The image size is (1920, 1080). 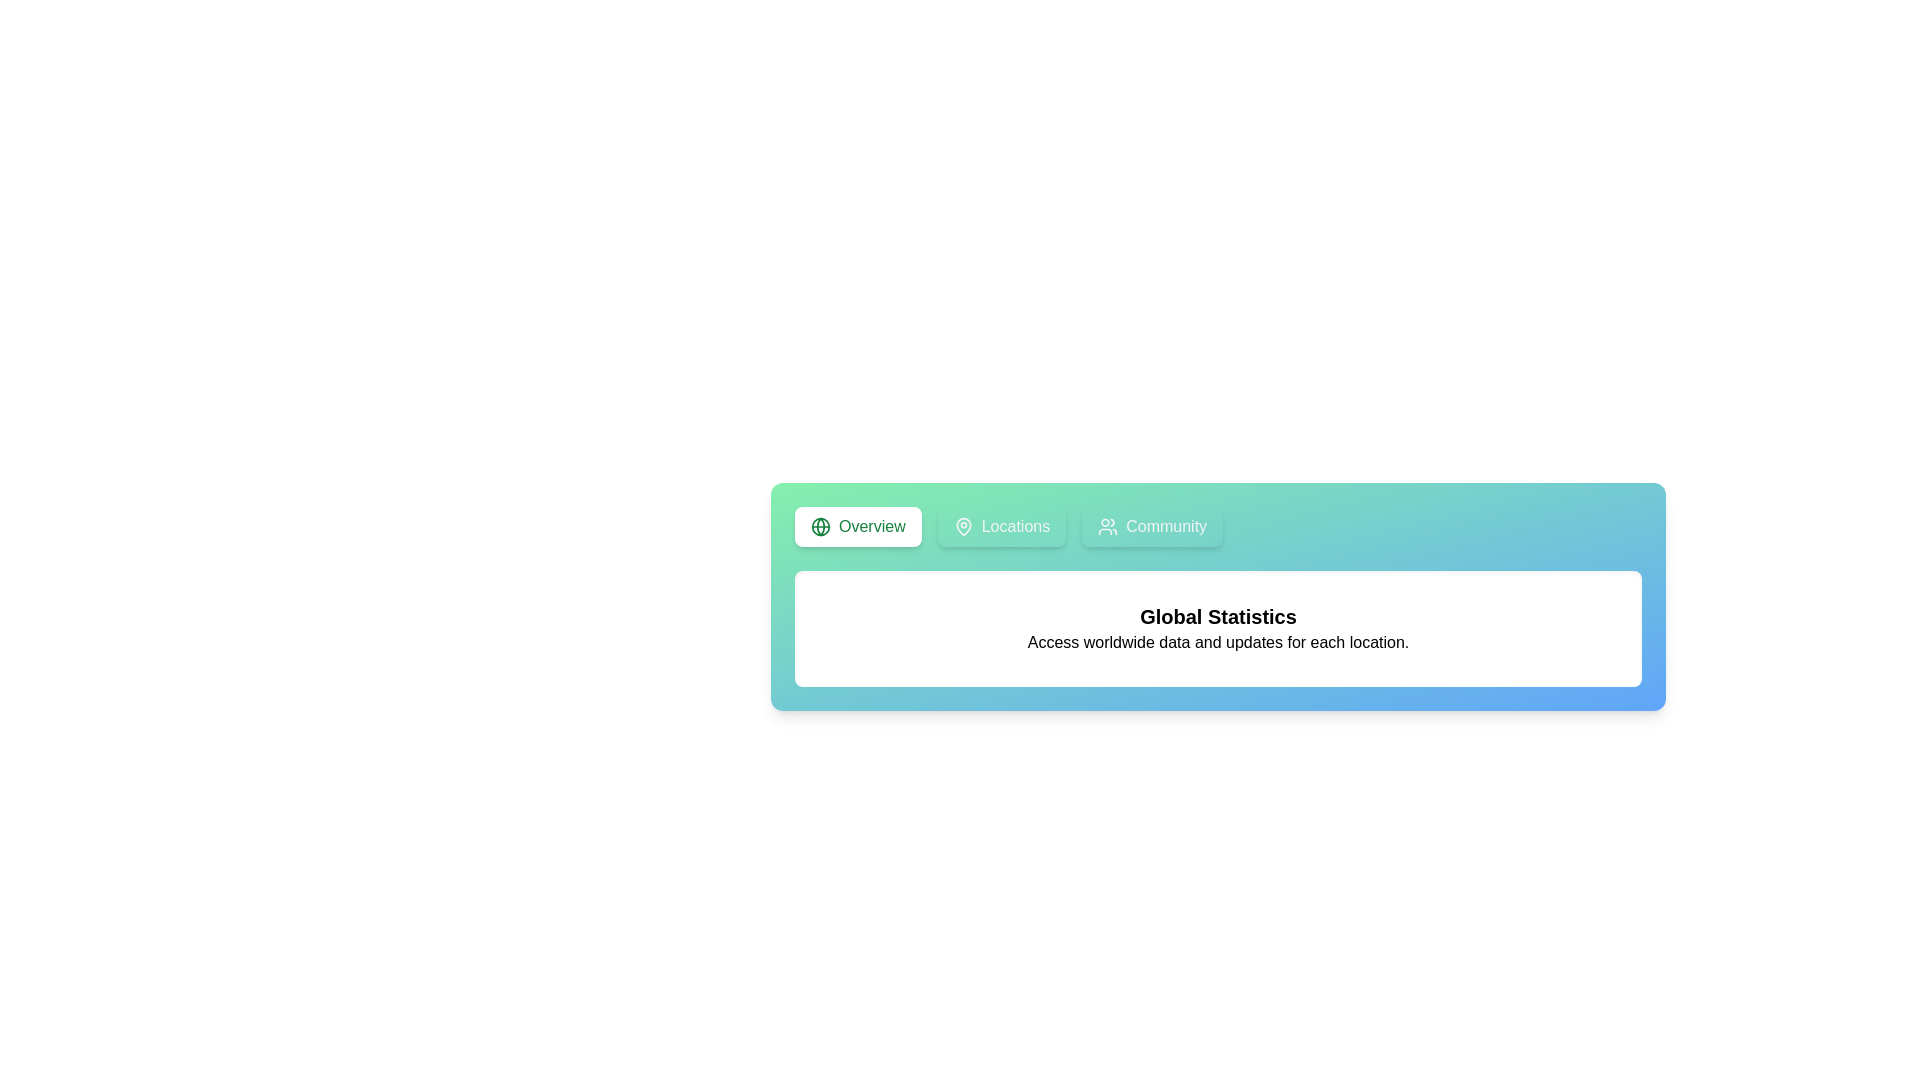 What do you see at coordinates (1001, 526) in the screenshot?
I see `the 'Locations' tab to view its content` at bounding box center [1001, 526].